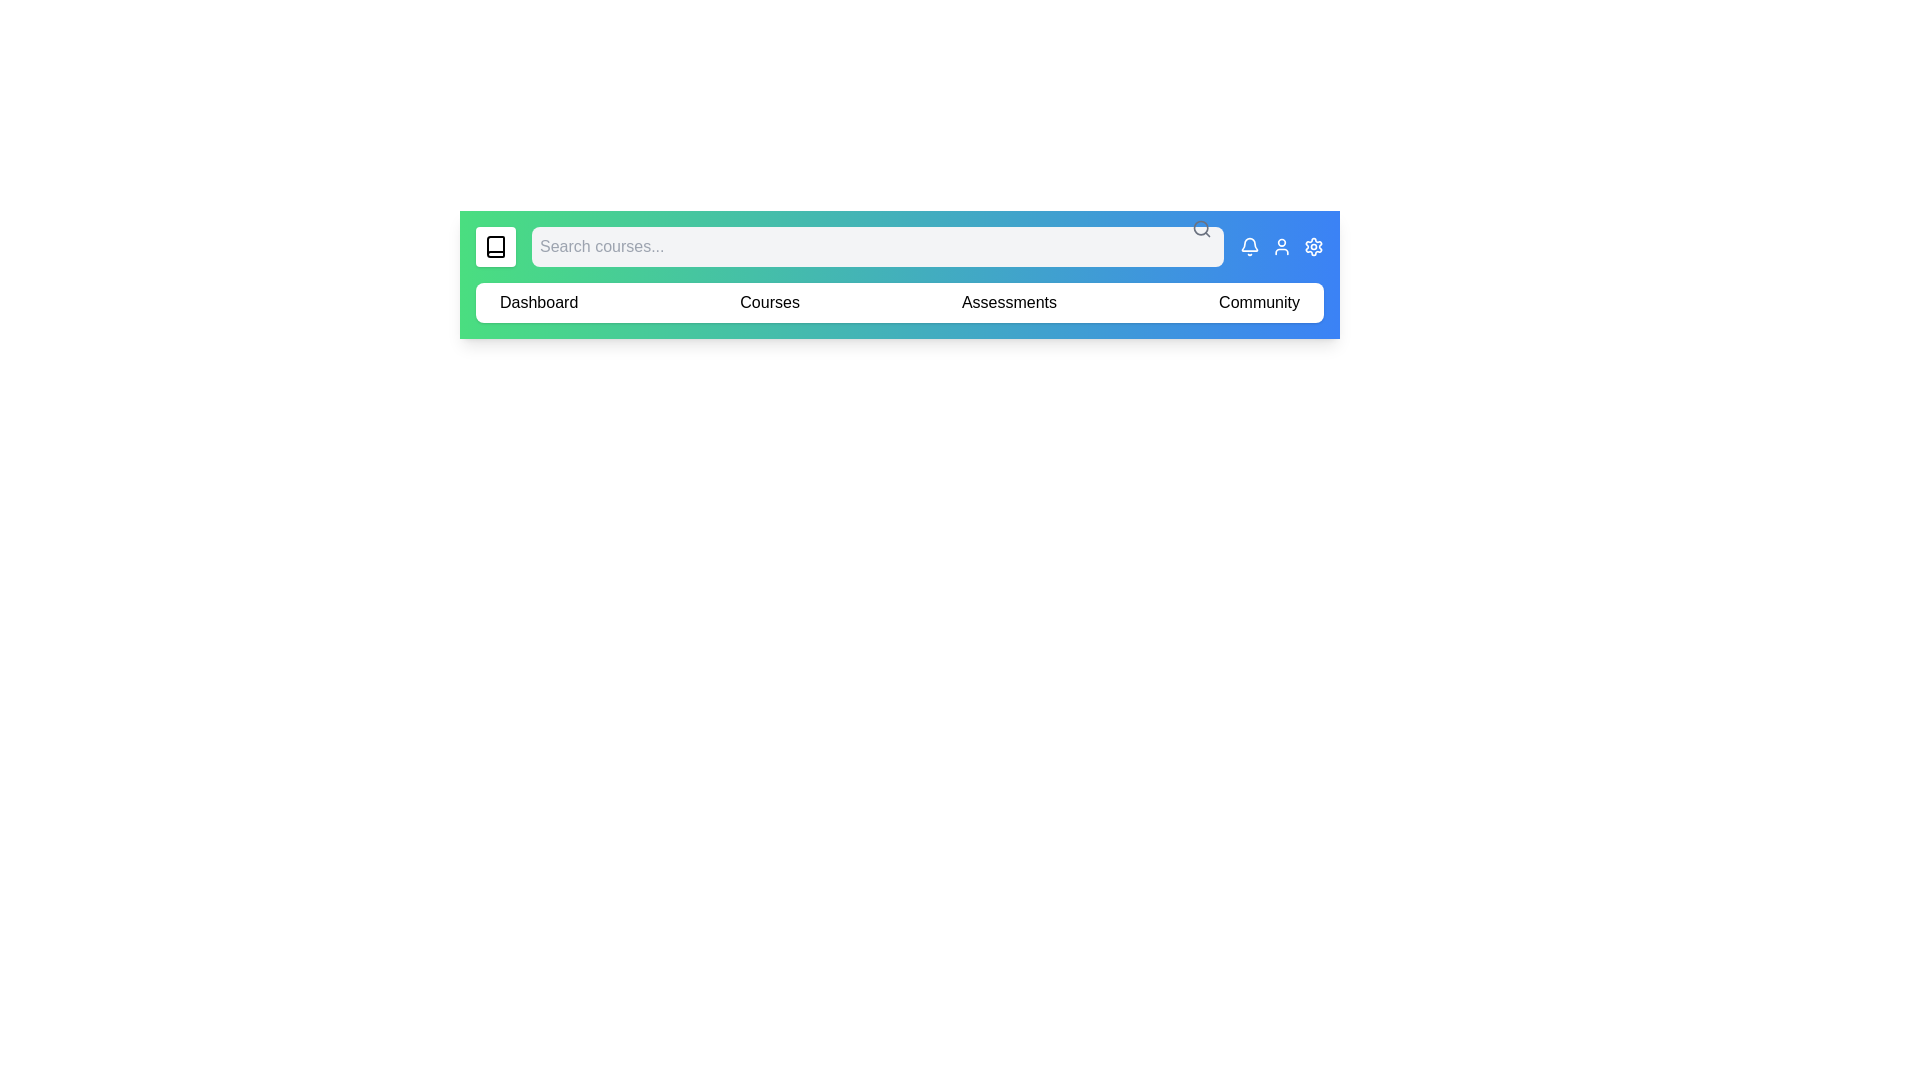 Image resolution: width=1920 pixels, height=1080 pixels. I want to click on the element labeled 'Search Icon' to reveal its hover effect, so click(1200, 227).